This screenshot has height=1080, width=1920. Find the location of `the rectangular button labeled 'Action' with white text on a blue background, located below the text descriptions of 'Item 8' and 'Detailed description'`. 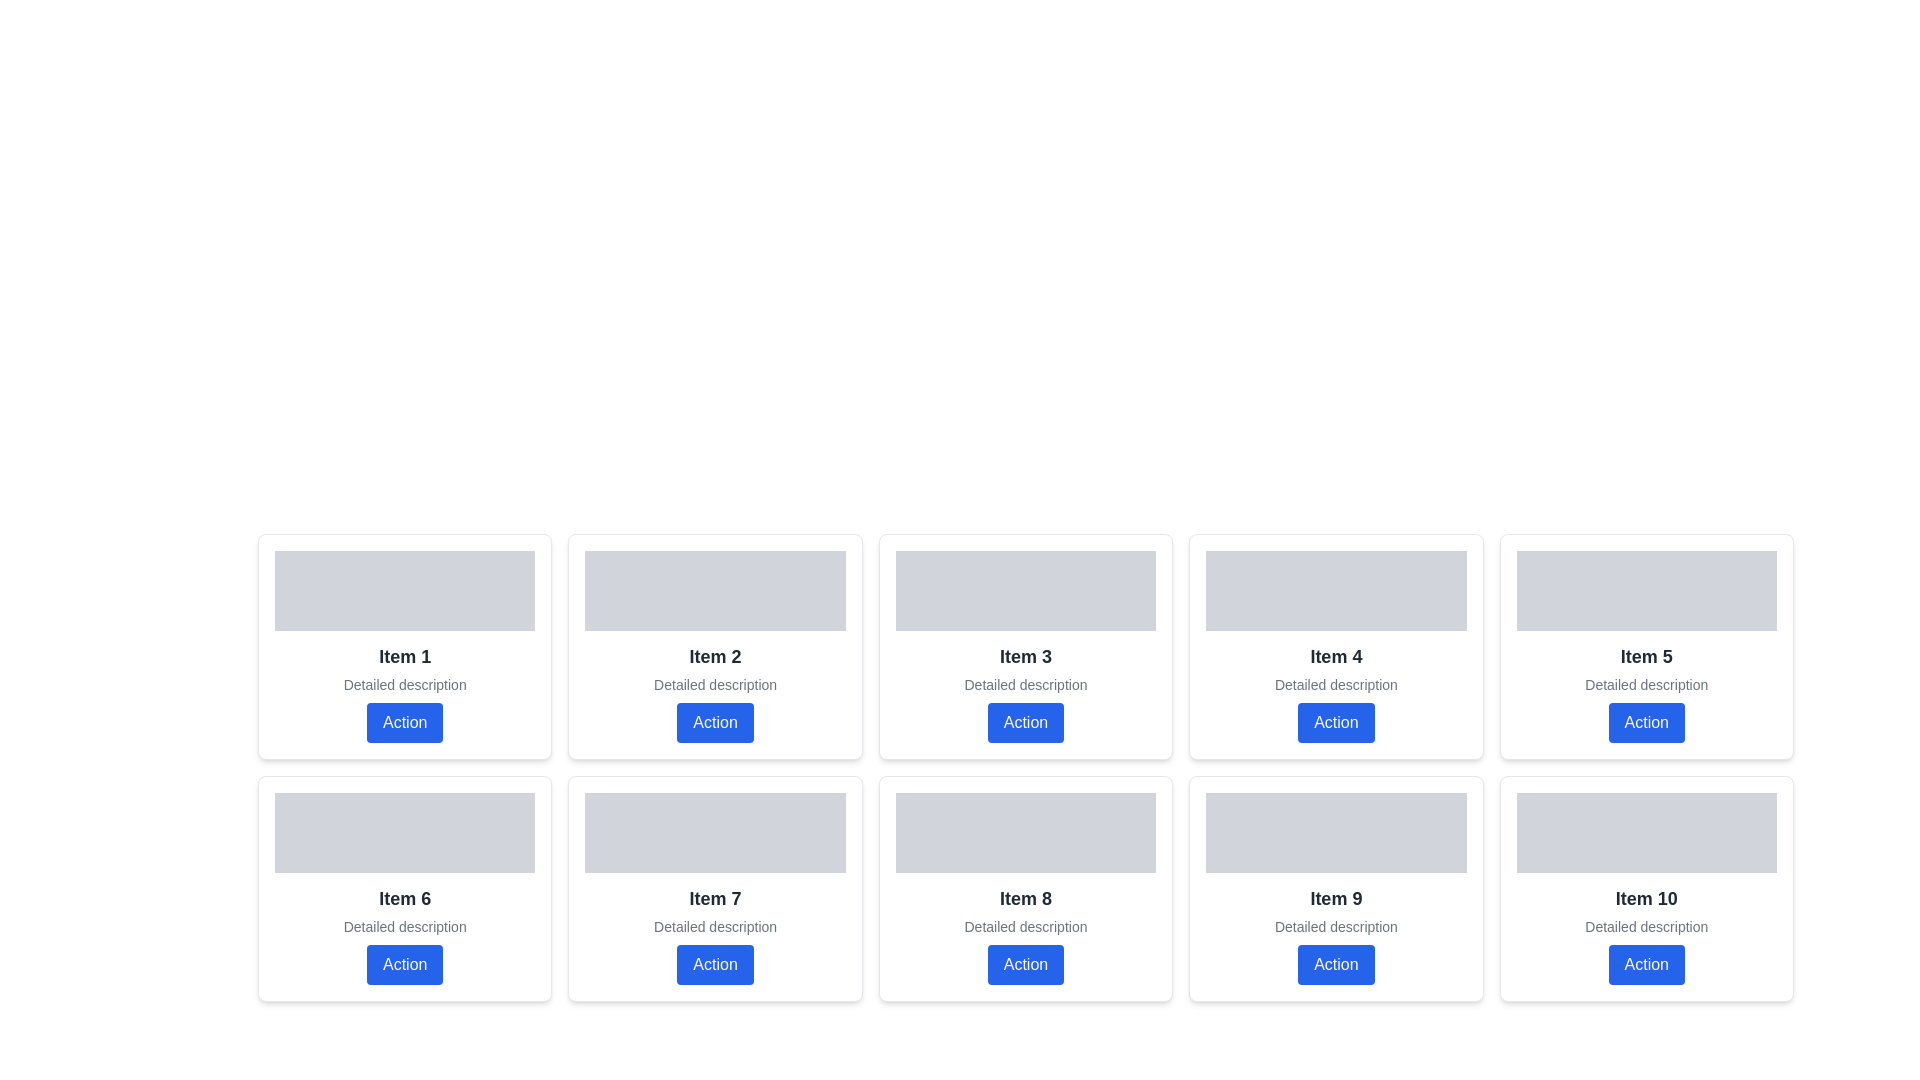

the rectangular button labeled 'Action' with white text on a blue background, located below the text descriptions of 'Item 8' and 'Detailed description' is located at coordinates (1026, 963).